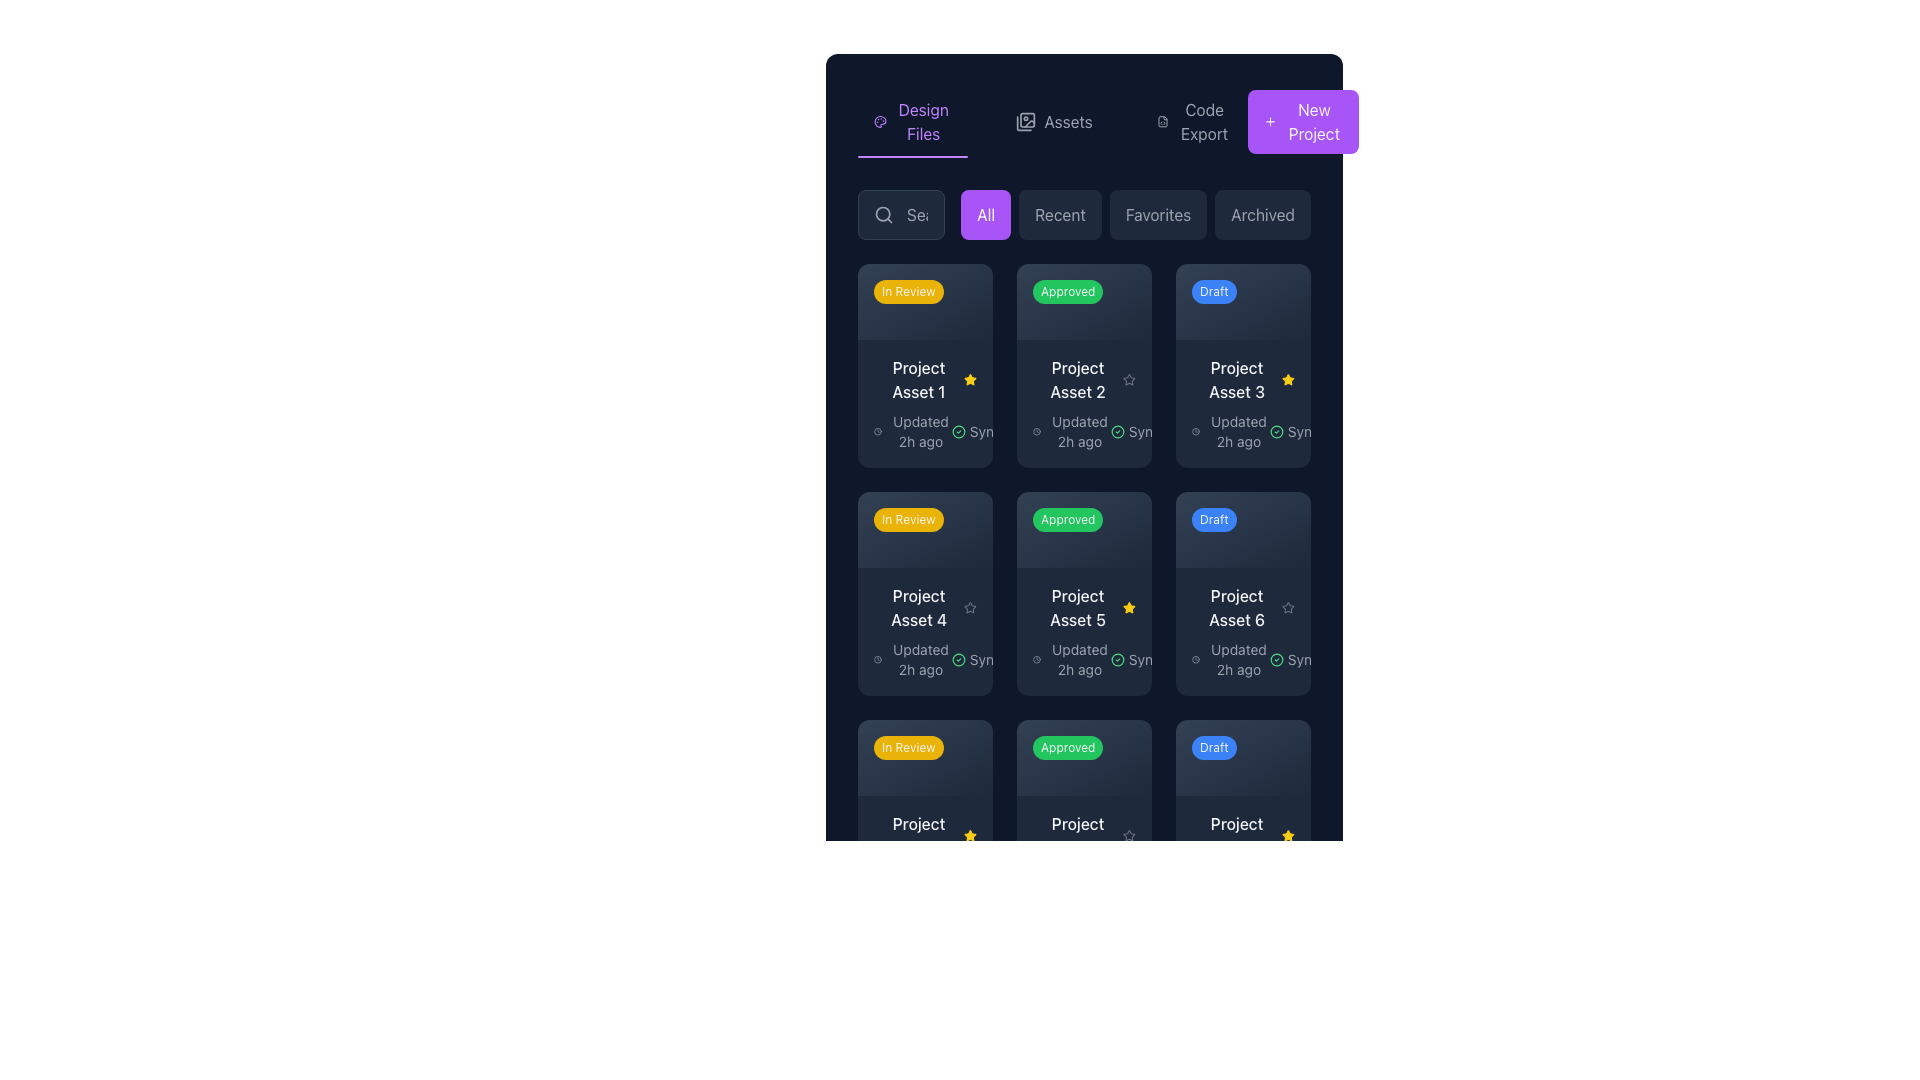 Image resolution: width=1920 pixels, height=1080 pixels. Describe the element at coordinates (907, 747) in the screenshot. I see `text from the status indicator label located in the bottom-left area of the grid layout` at that location.